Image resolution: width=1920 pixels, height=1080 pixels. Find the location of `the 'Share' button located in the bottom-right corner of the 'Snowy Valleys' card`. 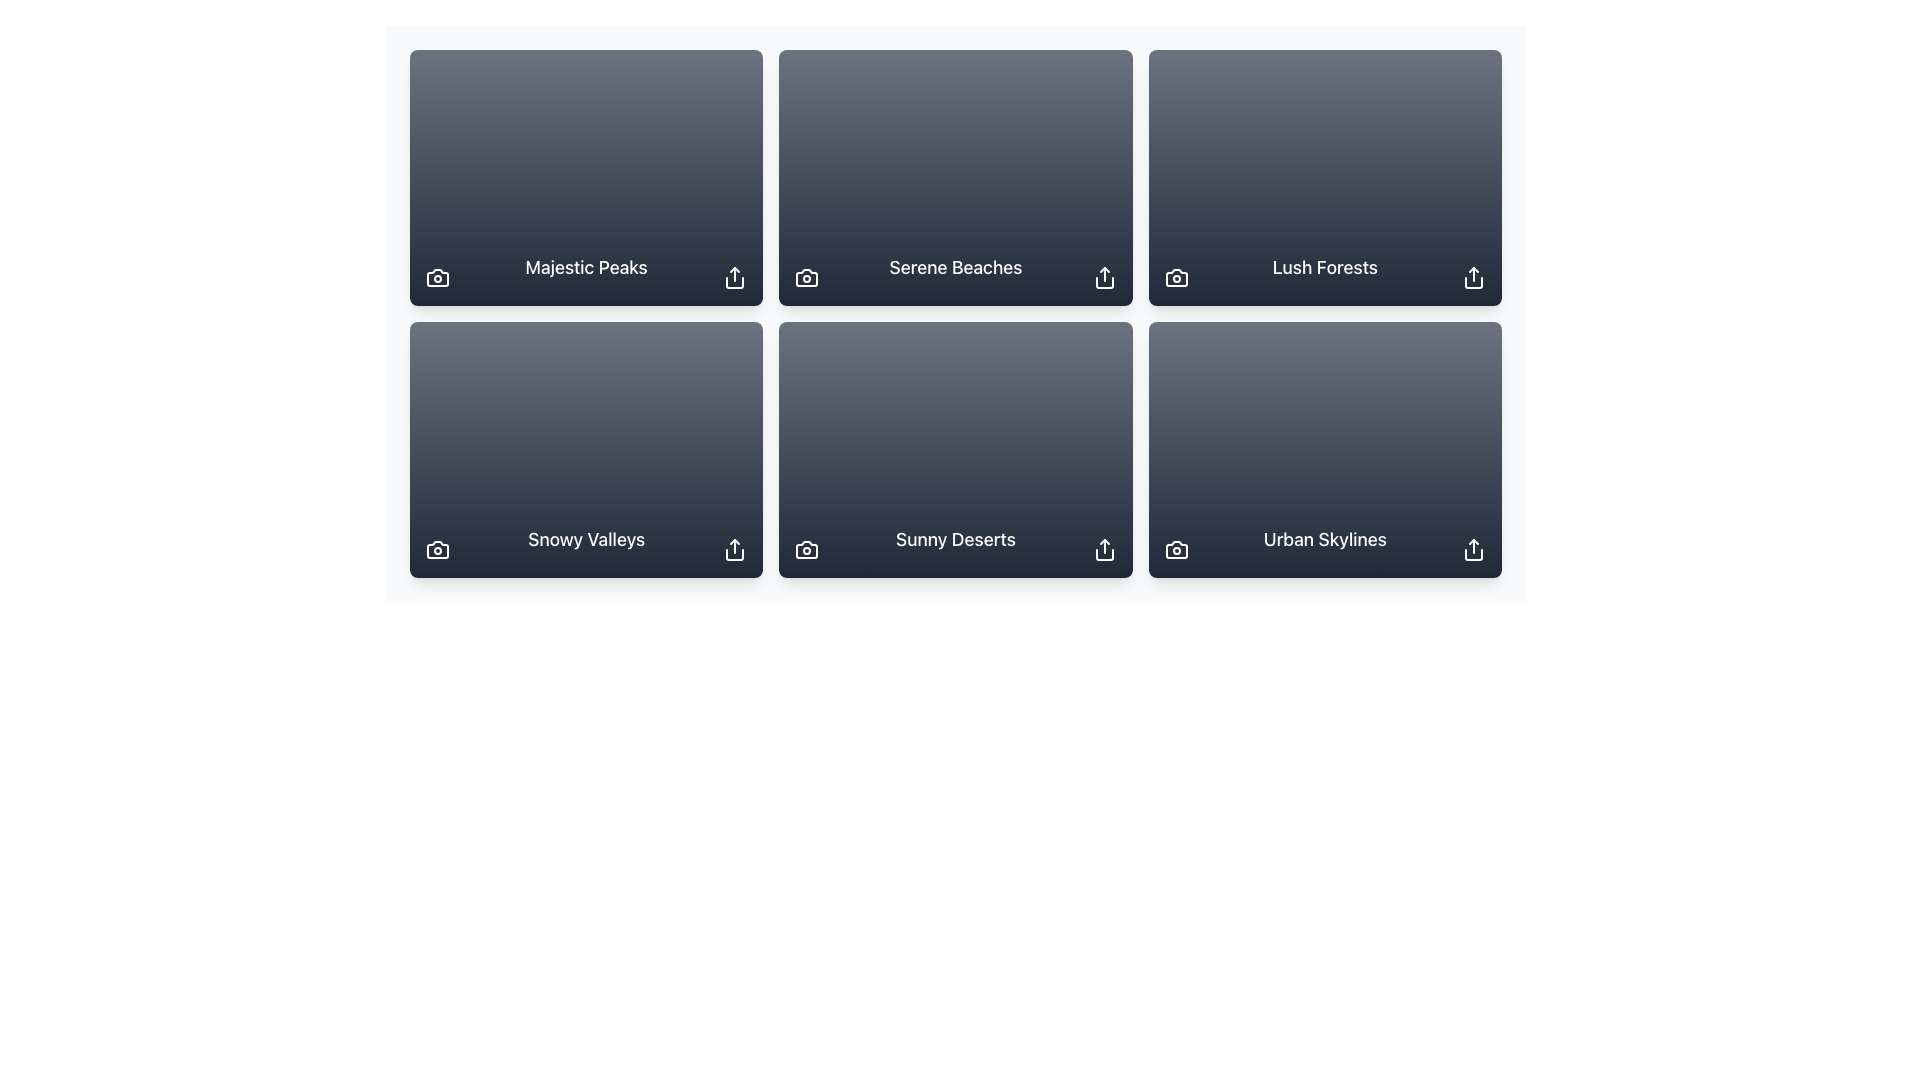

the 'Share' button located in the bottom-right corner of the 'Snowy Valleys' card is located at coordinates (734, 550).